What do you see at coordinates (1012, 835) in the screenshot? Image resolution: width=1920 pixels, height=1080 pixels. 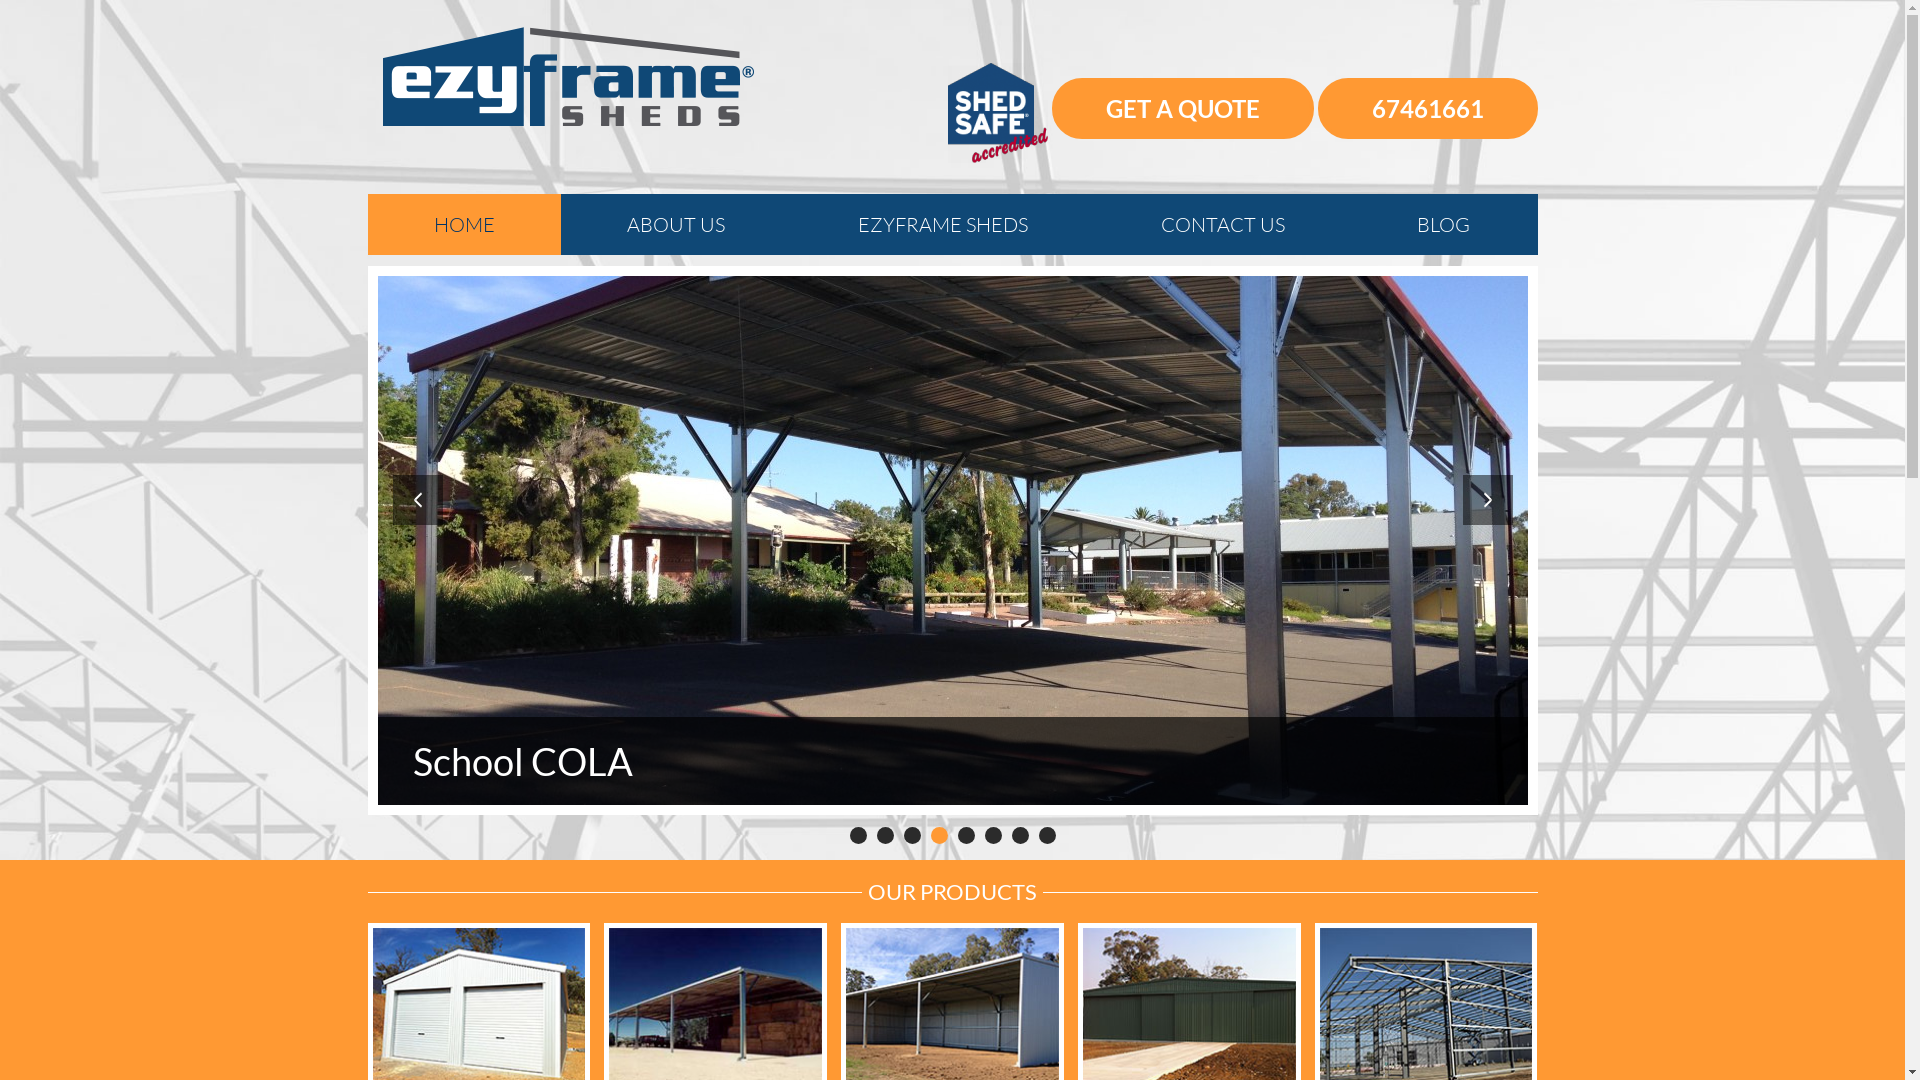 I see `'7'` at bounding box center [1012, 835].